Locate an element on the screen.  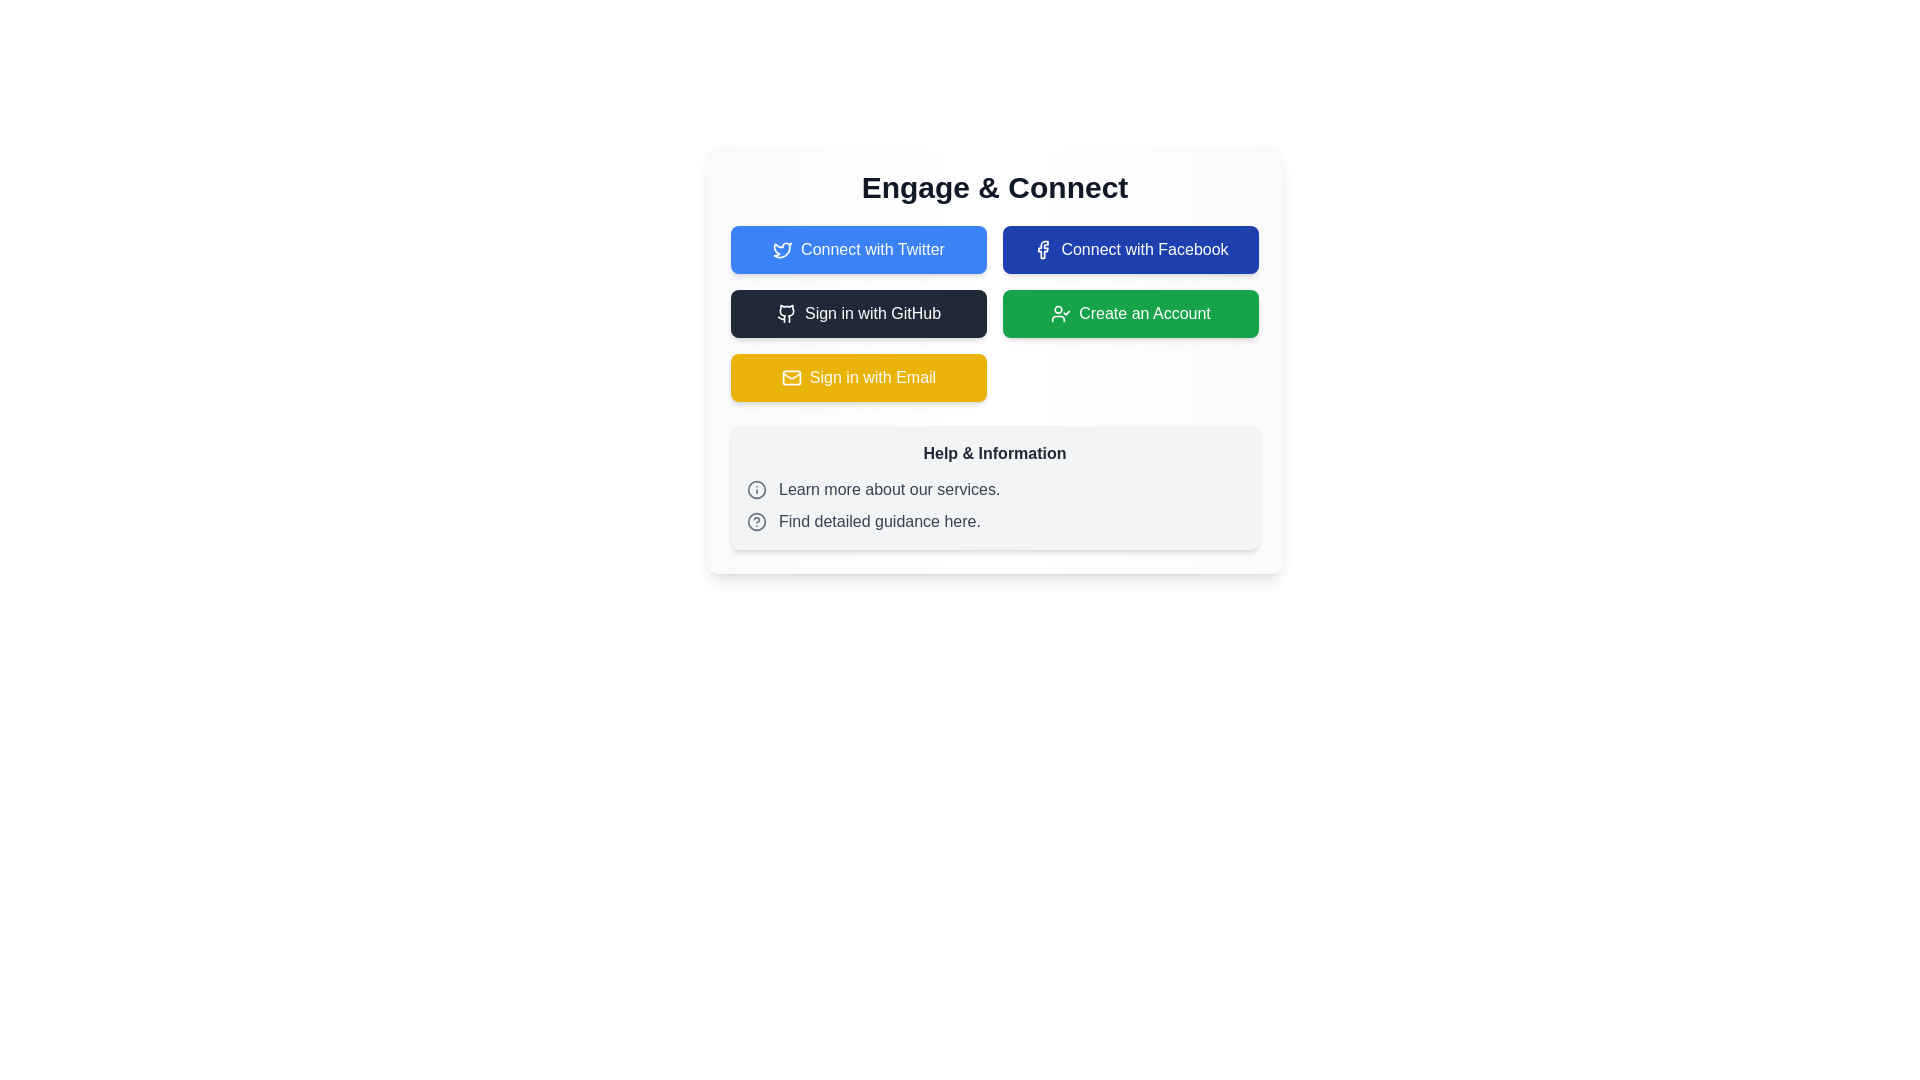
the sign-in button located in the 'Engage & Connect' section to proceed with sign-in using email is located at coordinates (859, 378).